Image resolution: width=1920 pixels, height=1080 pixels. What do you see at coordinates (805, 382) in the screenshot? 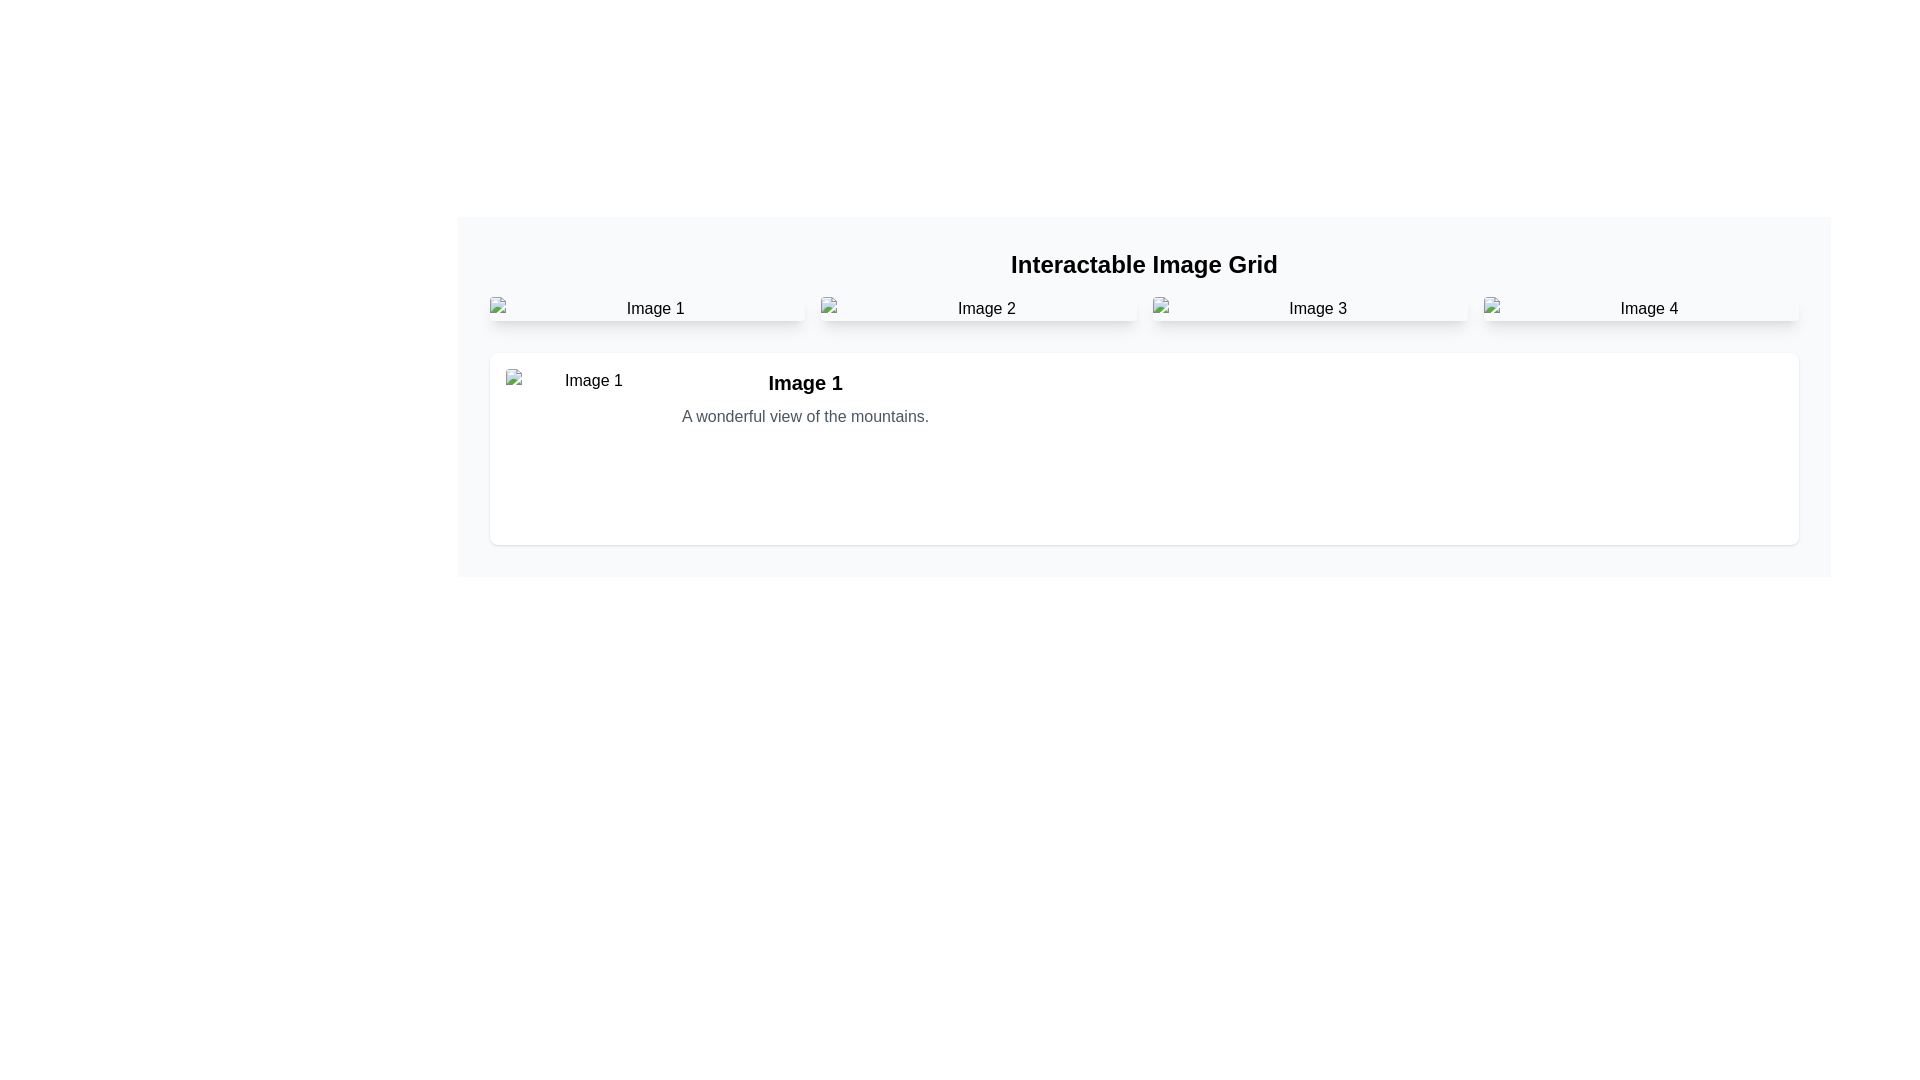
I see `title header text label located at the bottom card row, which is horizontally centered within the card and positioned above the text 'A wonderful view of the mountains.'` at bounding box center [805, 382].